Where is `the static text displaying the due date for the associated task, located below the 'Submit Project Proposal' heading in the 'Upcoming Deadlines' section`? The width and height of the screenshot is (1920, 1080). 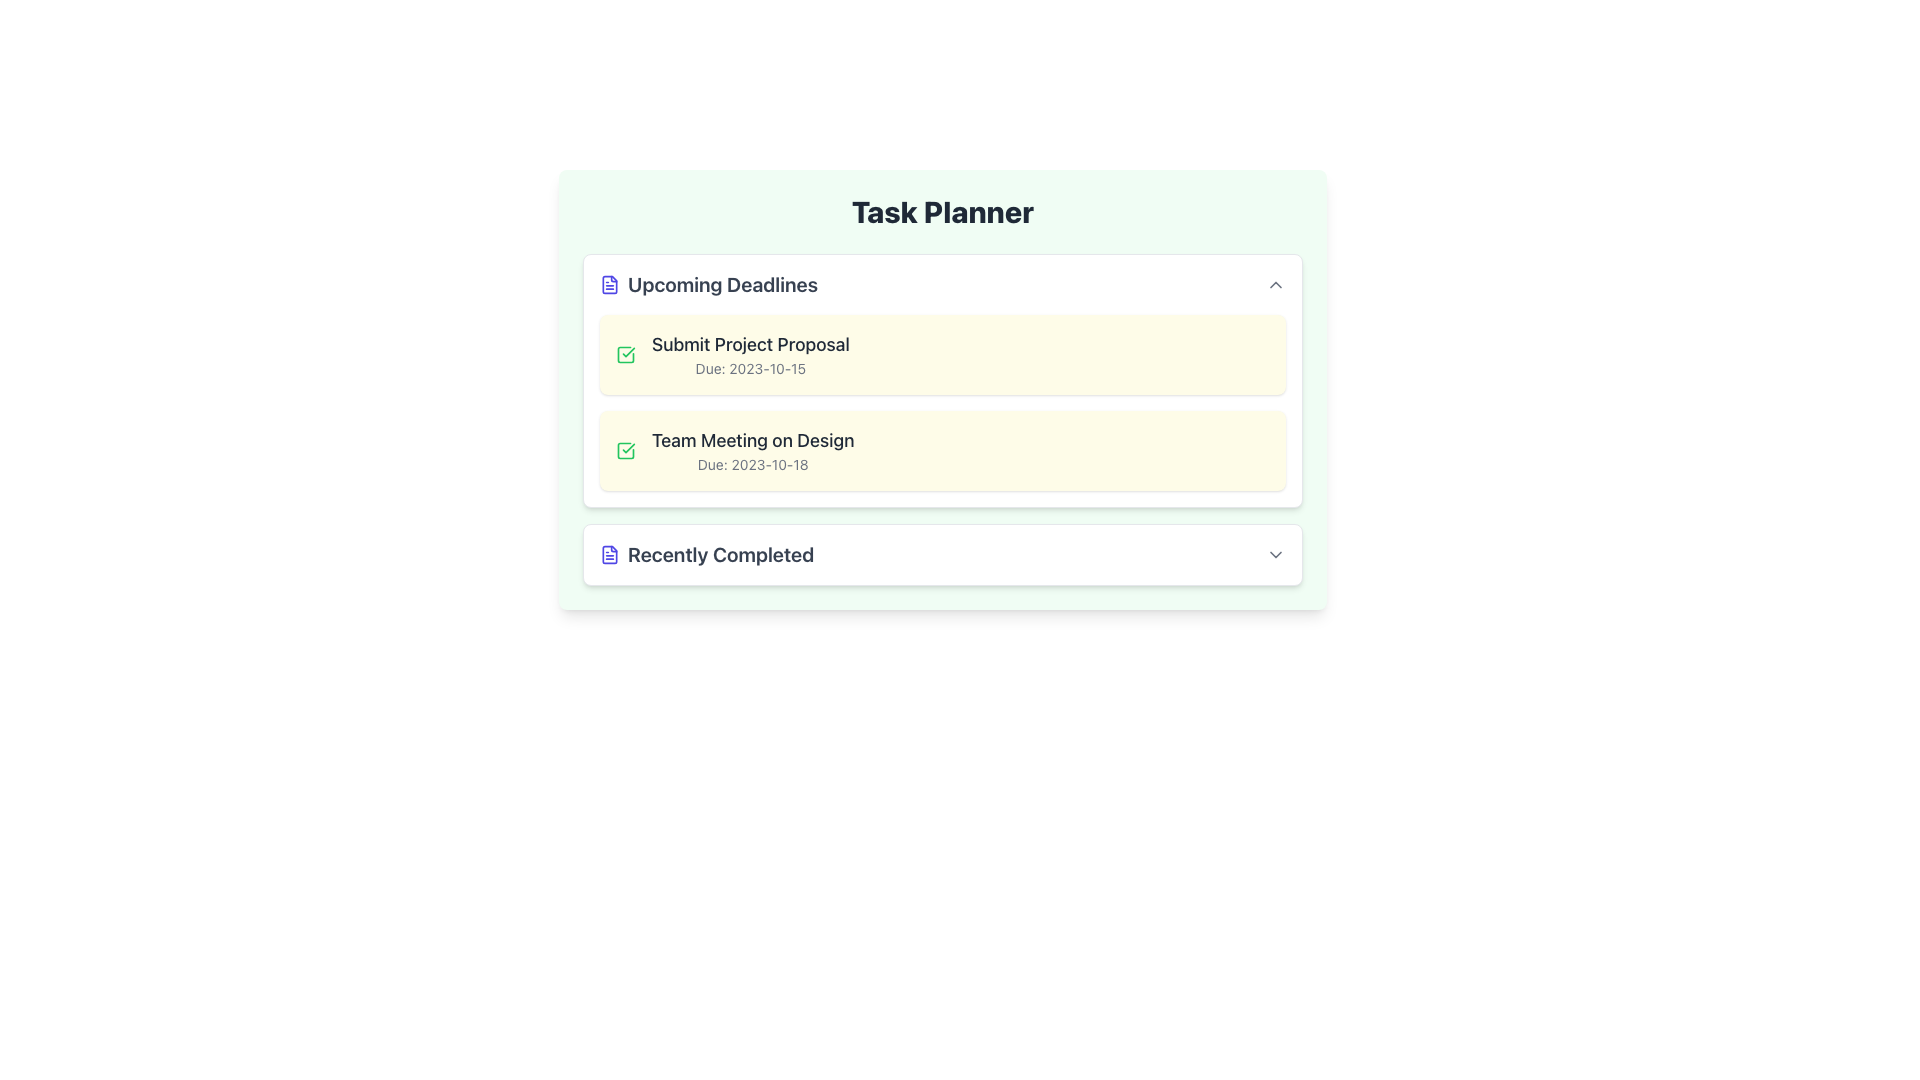
the static text displaying the due date for the associated task, located below the 'Submit Project Proposal' heading in the 'Upcoming Deadlines' section is located at coordinates (749, 369).